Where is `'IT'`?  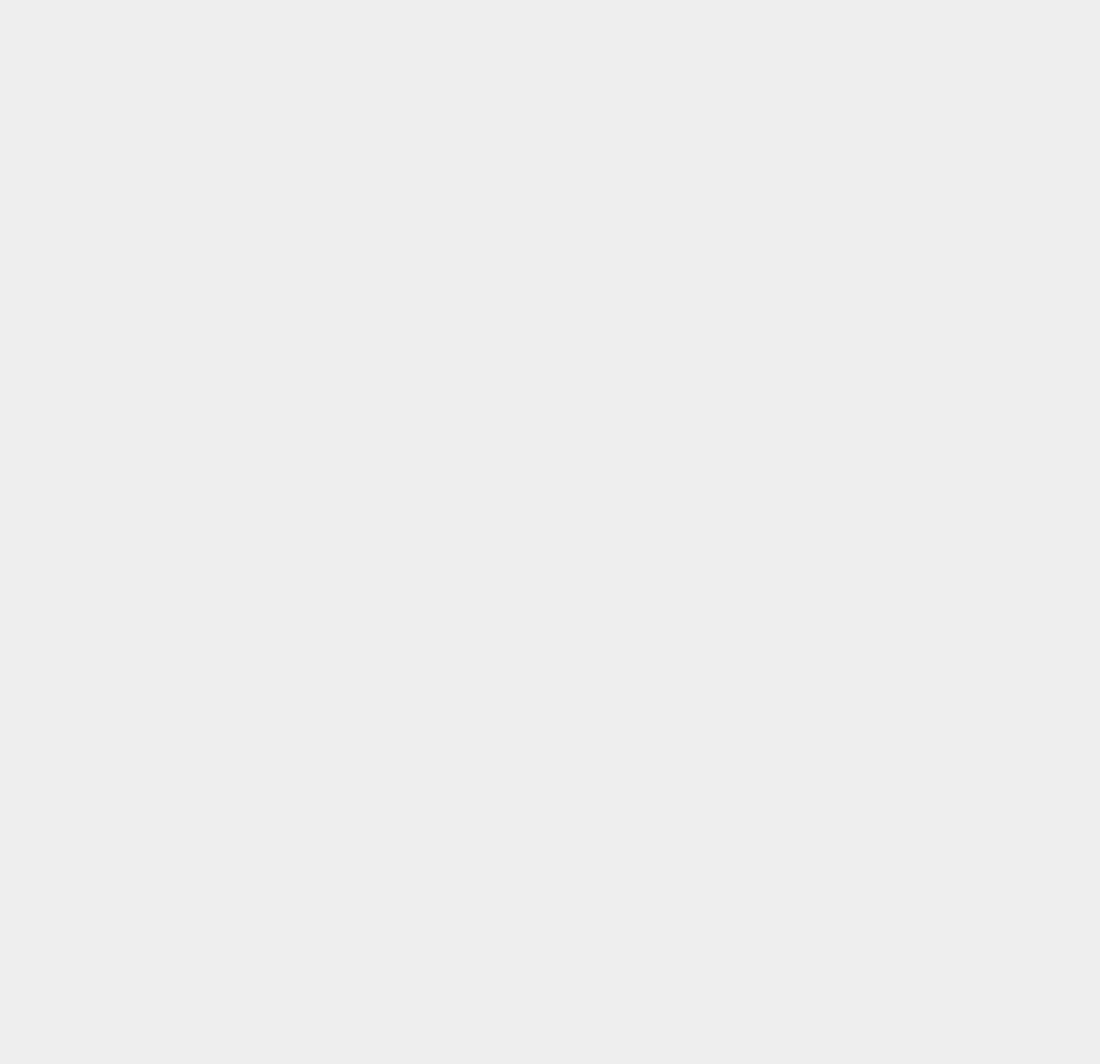 'IT' is located at coordinates (783, 17).